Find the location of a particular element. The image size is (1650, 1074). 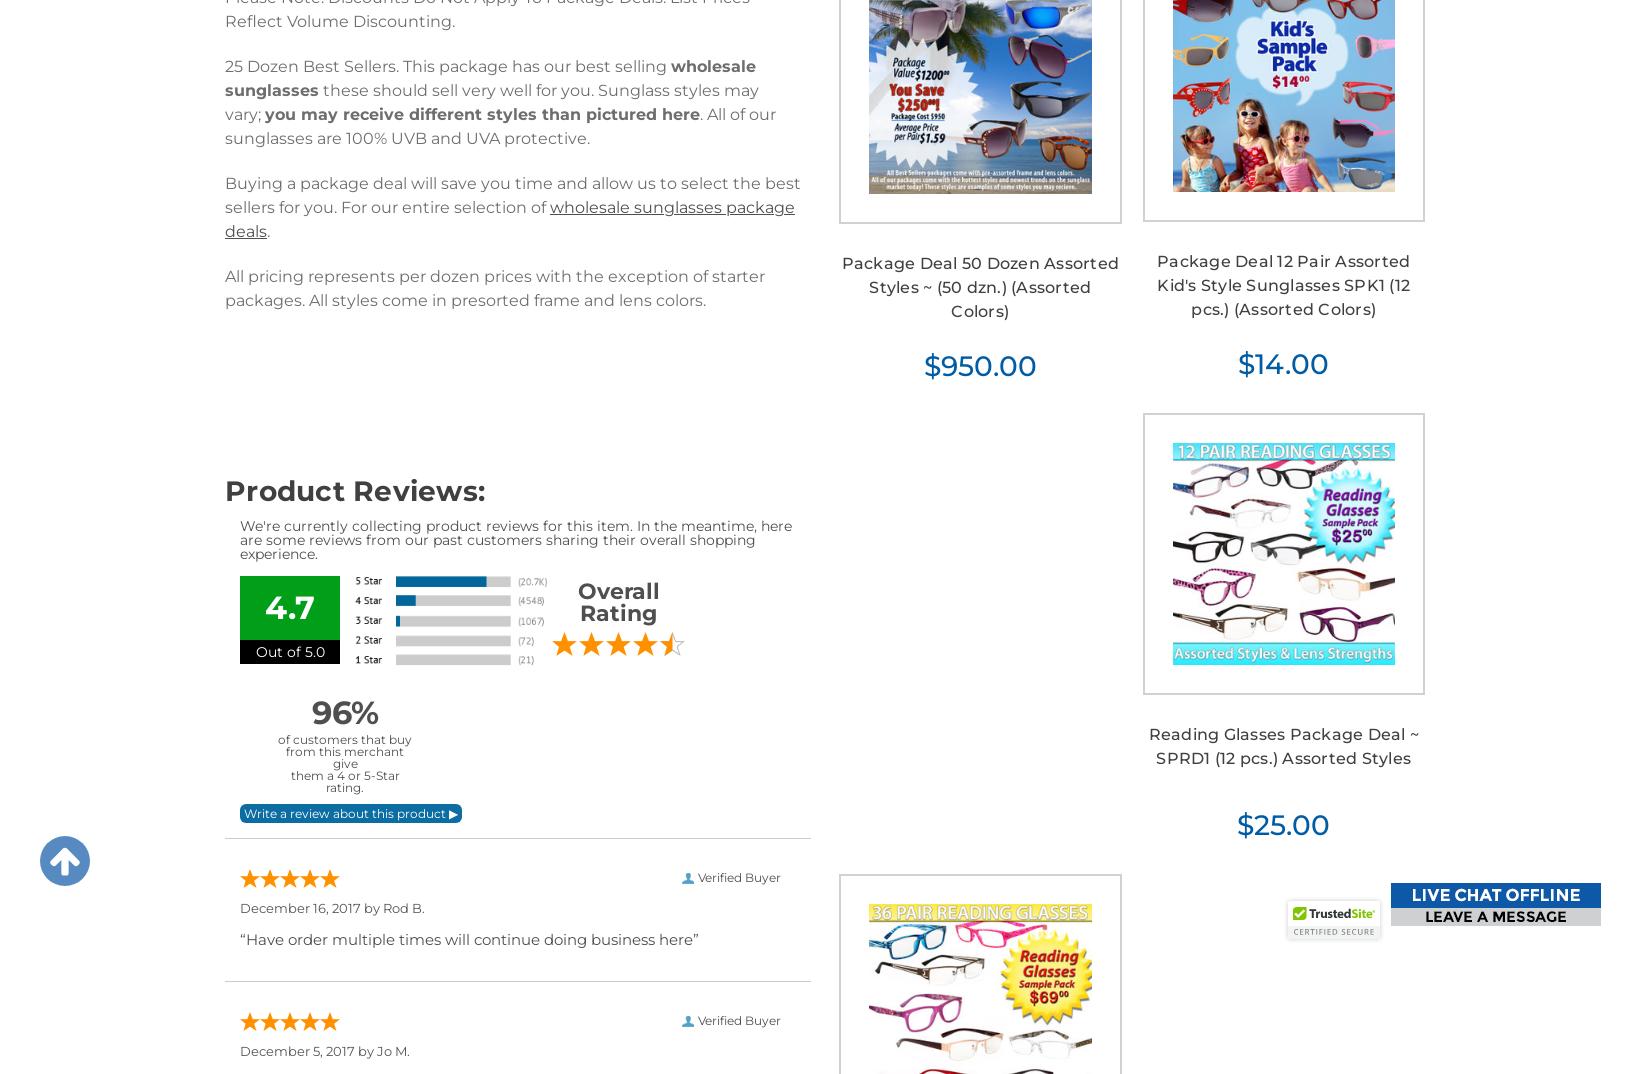

'$25.00' is located at coordinates (1282, 825).